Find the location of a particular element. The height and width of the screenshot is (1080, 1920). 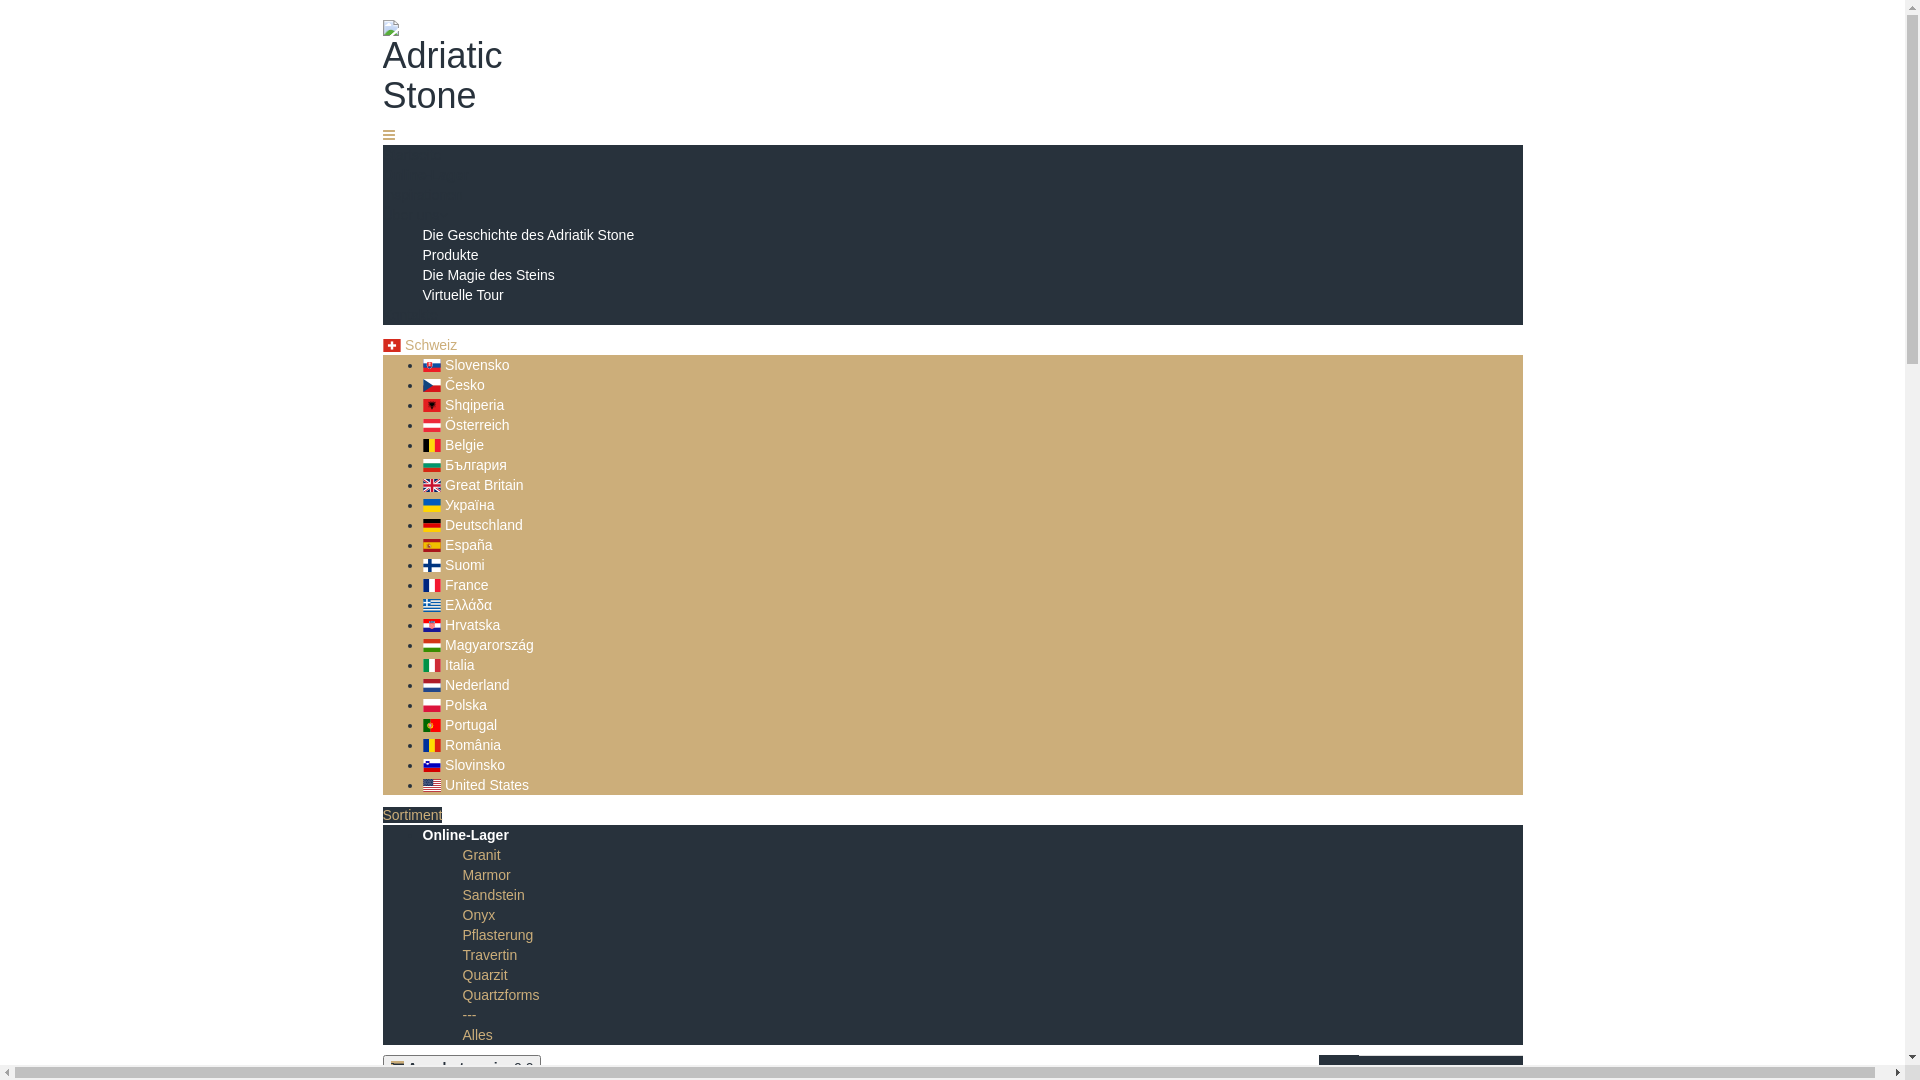

' United States' is located at coordinates (474, 784).